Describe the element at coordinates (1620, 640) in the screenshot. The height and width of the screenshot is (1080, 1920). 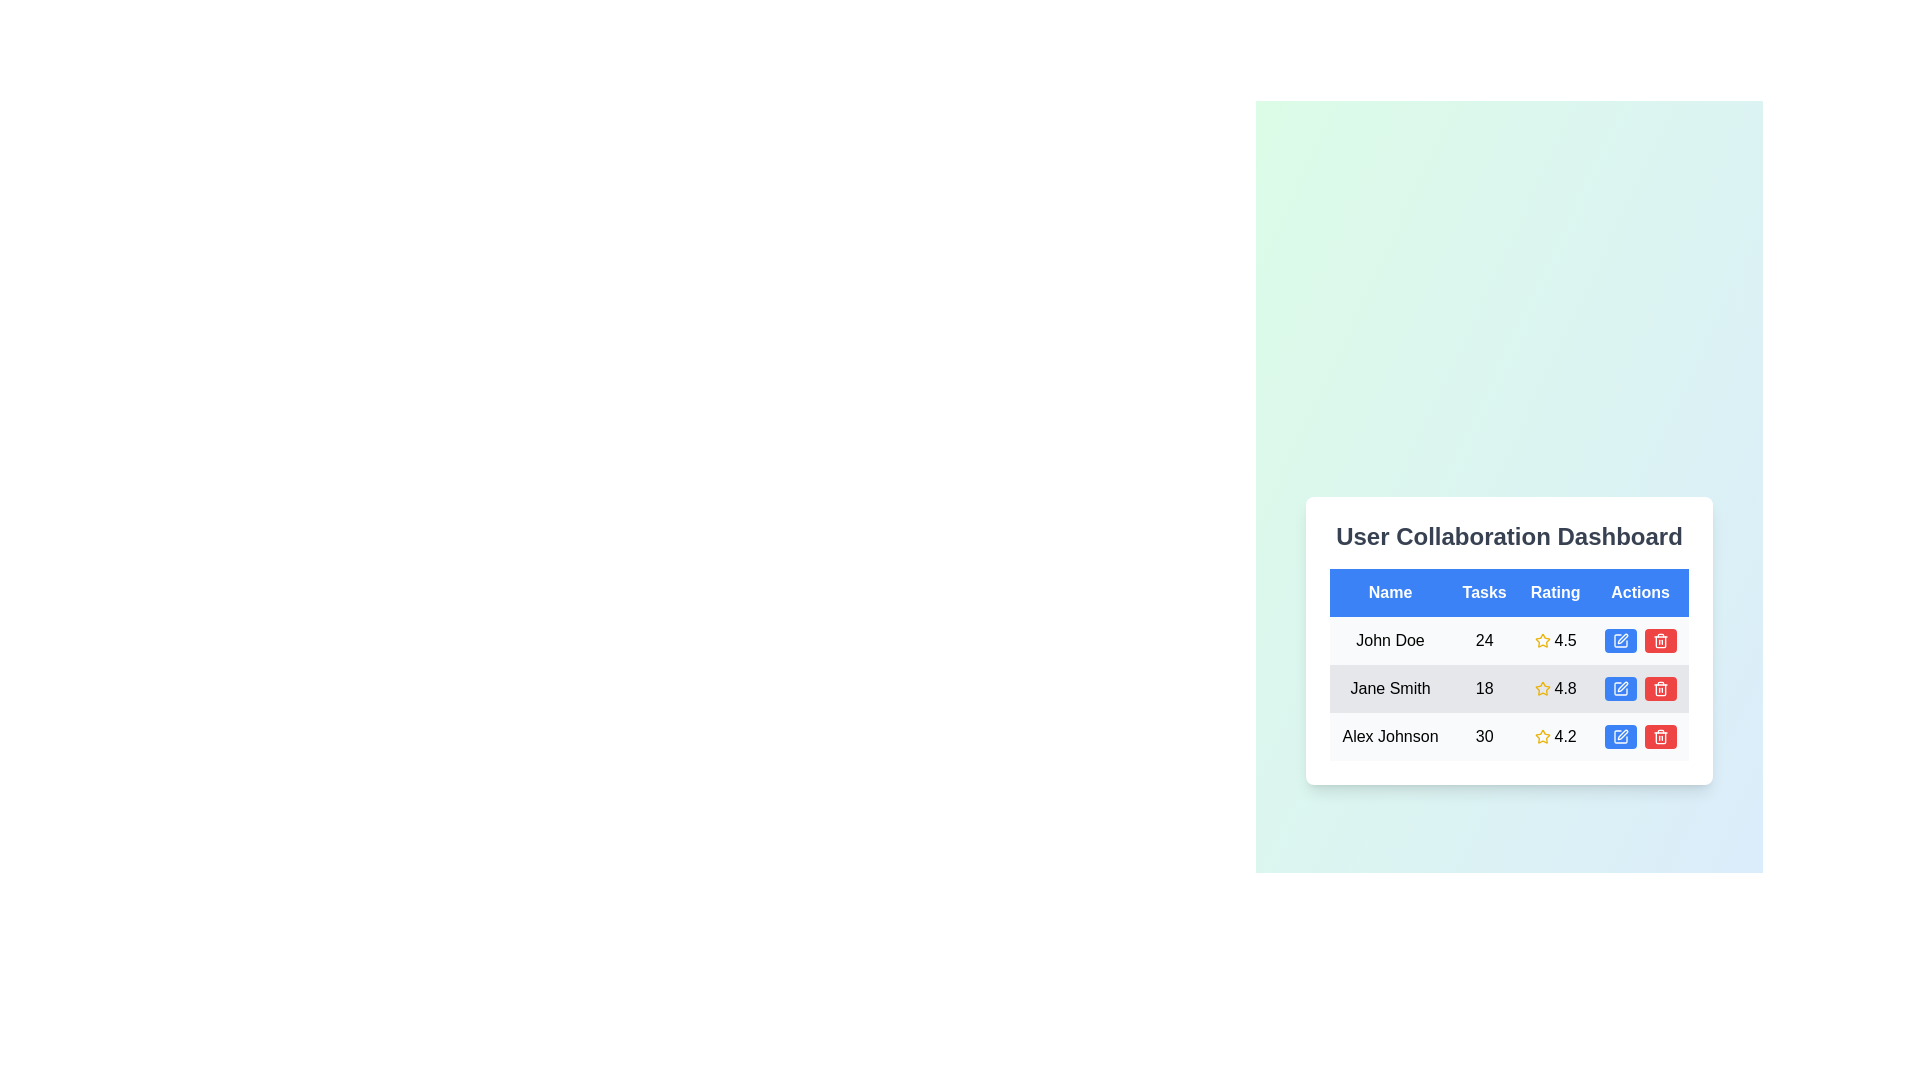
I see `the blue rectangular button with a white pen icon in the 'Actions' column of the row labeled 'Jane Smith'` at that location.